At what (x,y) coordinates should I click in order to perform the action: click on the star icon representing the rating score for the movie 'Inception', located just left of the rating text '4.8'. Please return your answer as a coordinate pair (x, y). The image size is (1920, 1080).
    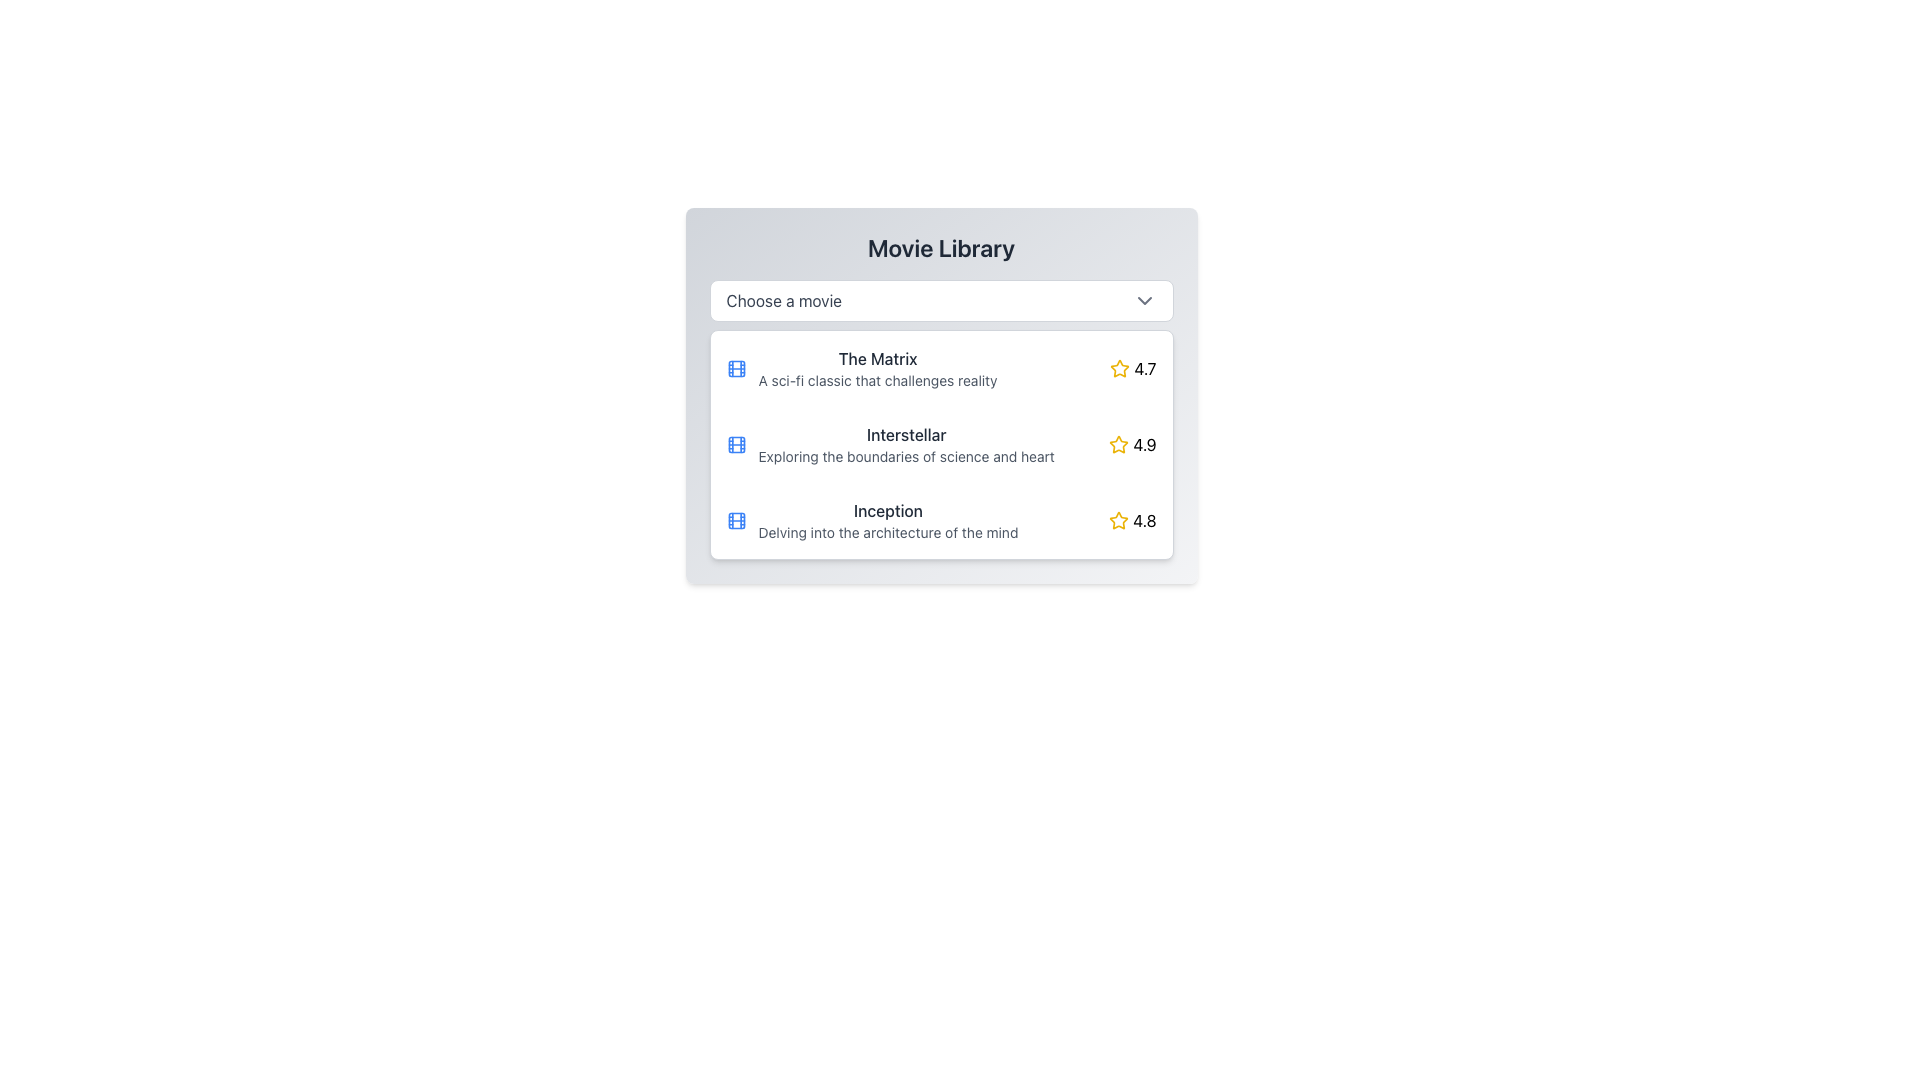
    Looking at the image, I should click on (1117, 519).